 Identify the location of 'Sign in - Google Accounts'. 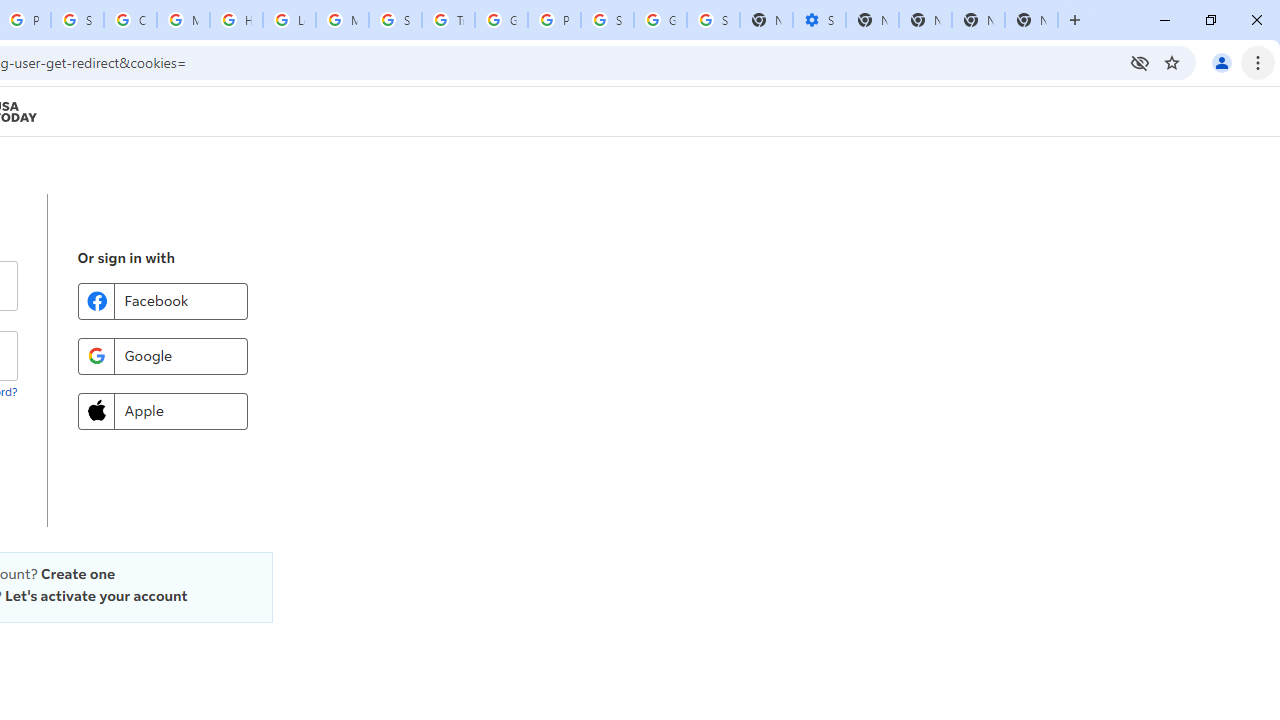
(77, 20).